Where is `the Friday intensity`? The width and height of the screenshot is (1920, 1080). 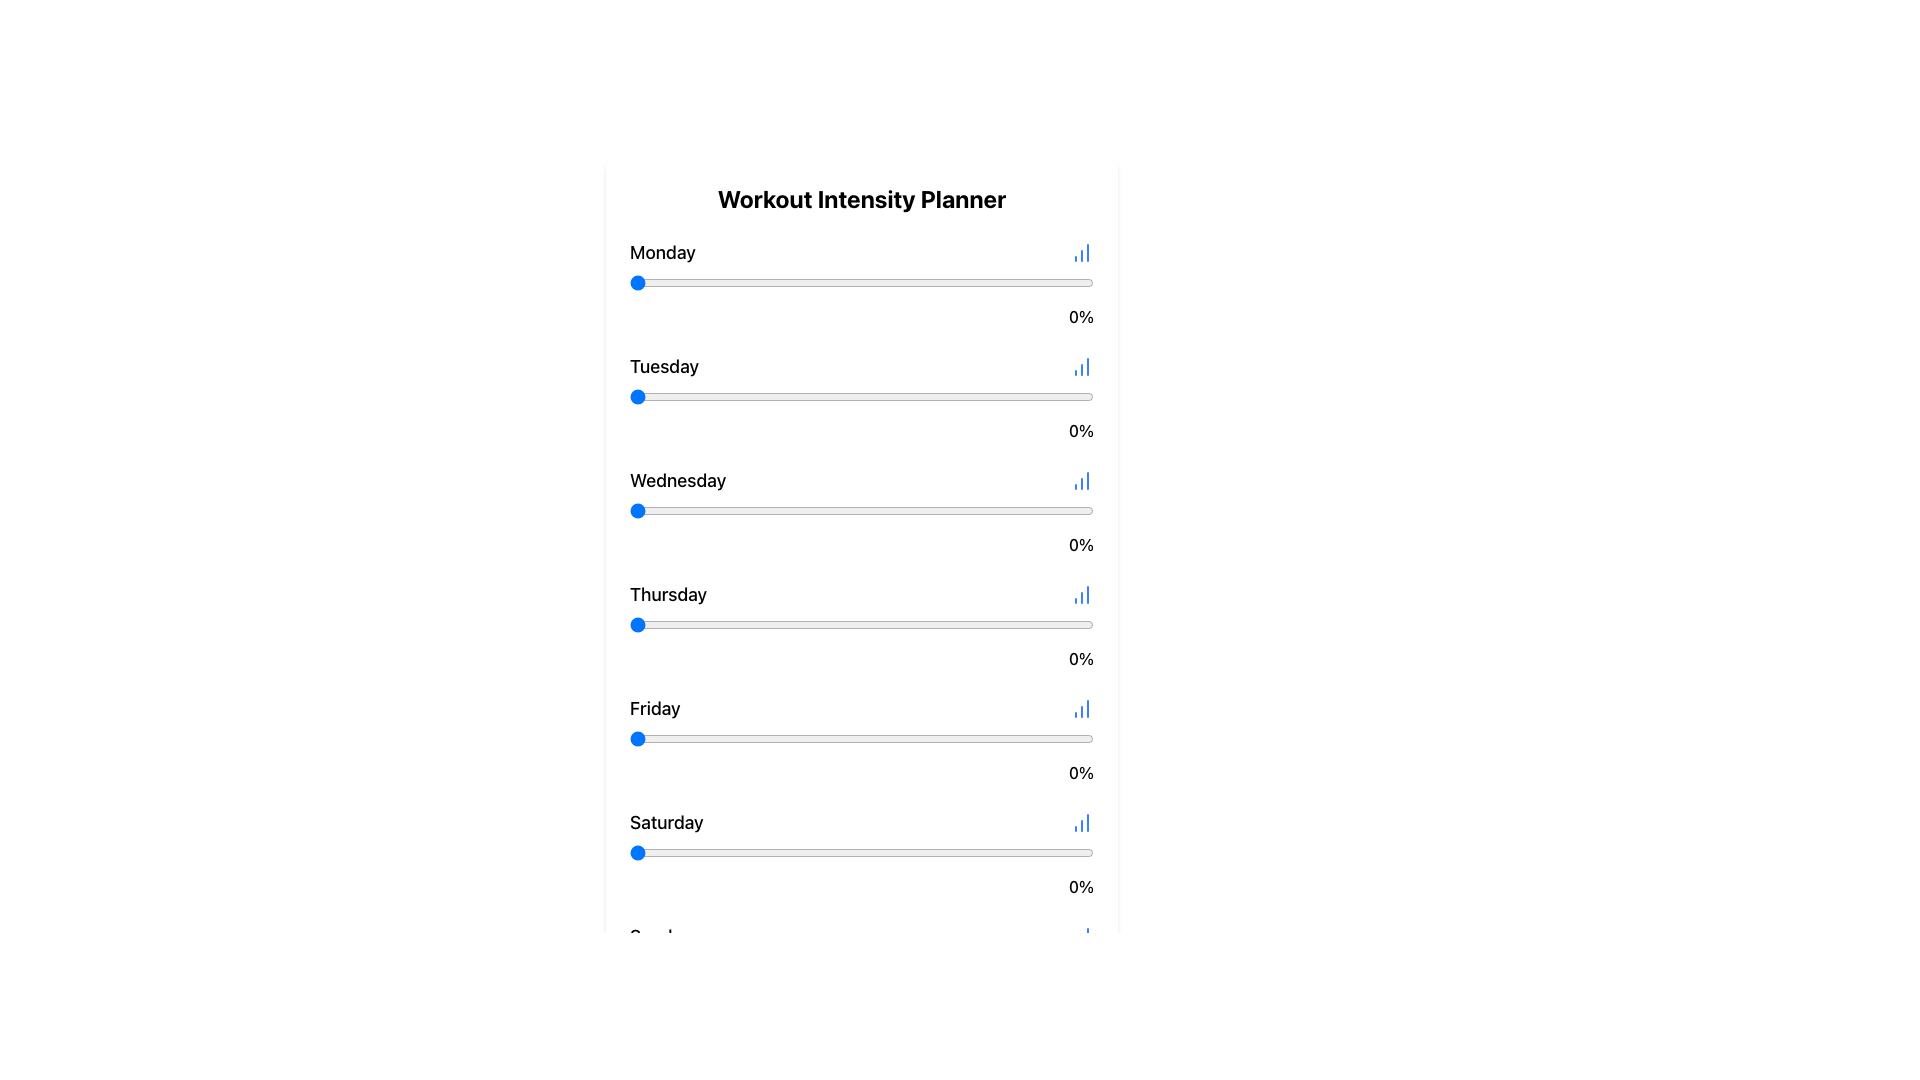
the Friday intensity is located at coordinates (843, 739).